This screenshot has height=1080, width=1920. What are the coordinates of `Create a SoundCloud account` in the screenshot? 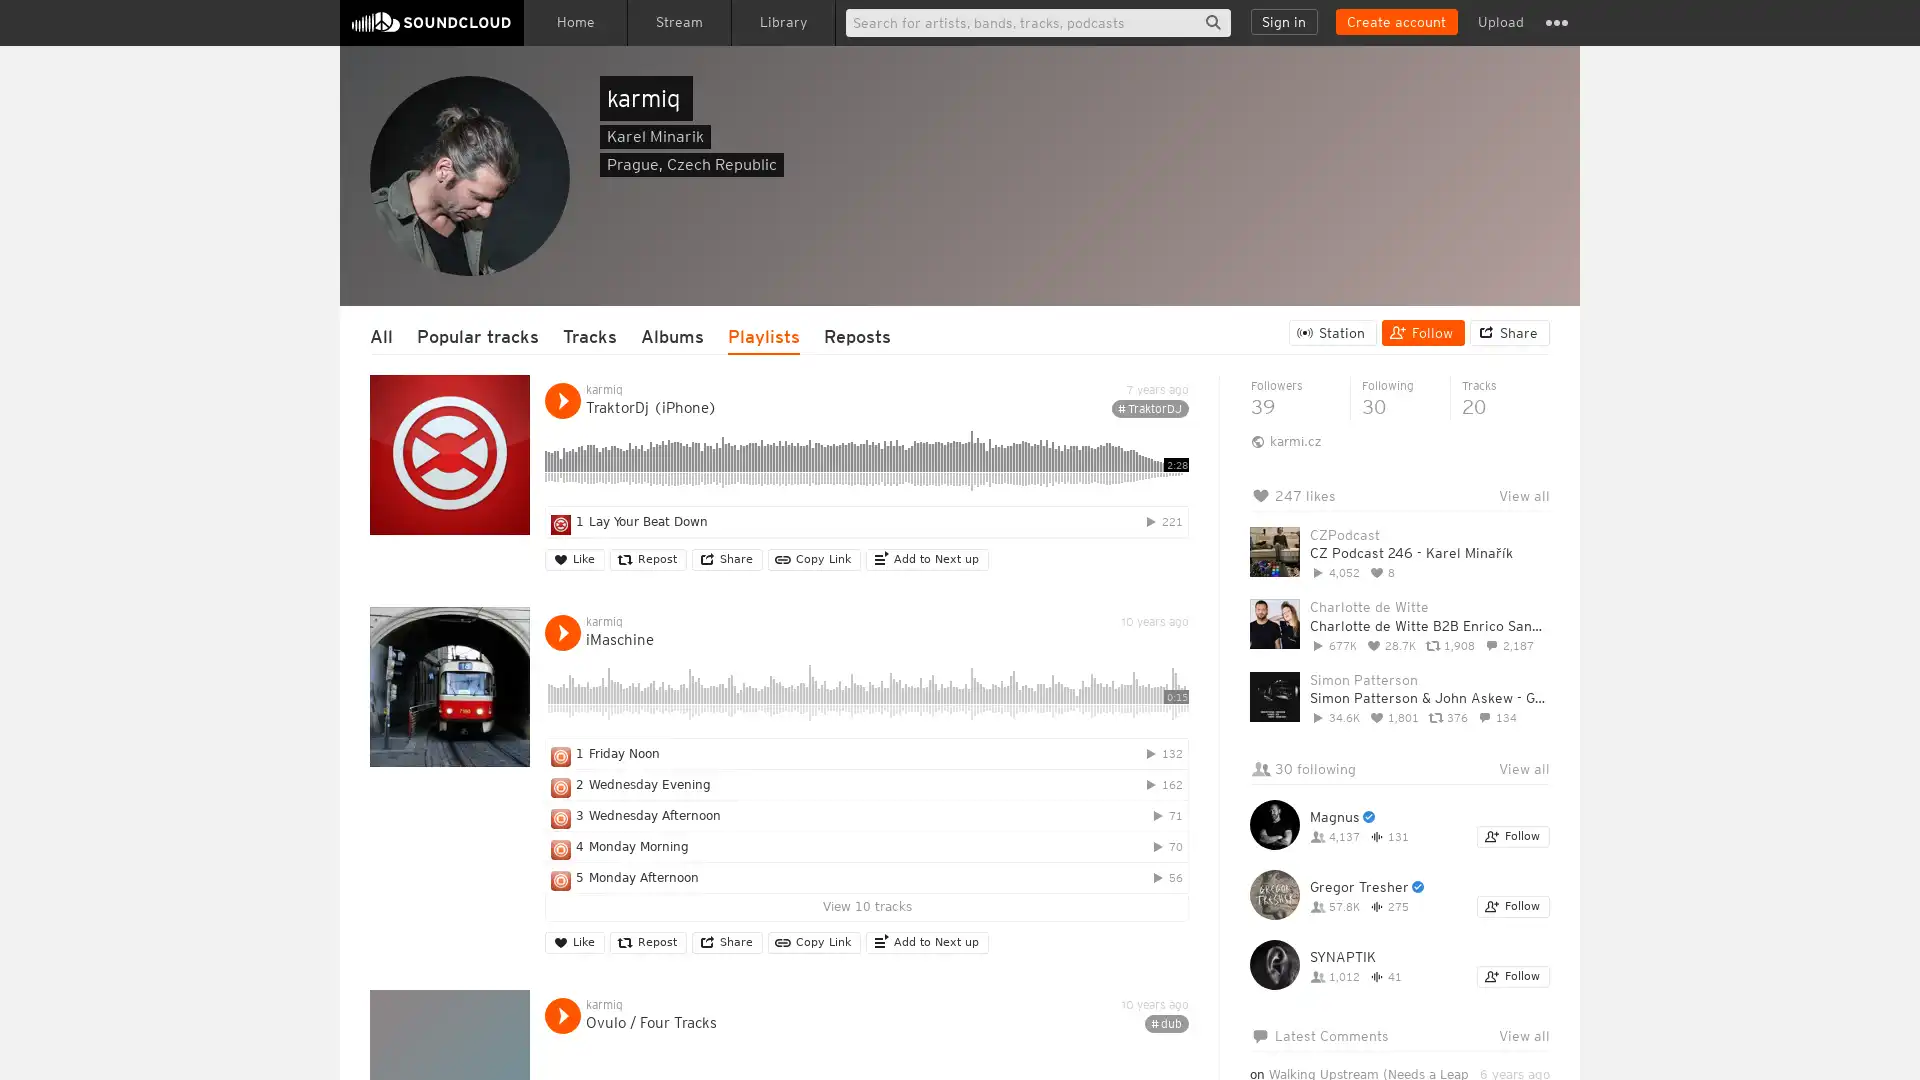 It's located at (1395, 22).